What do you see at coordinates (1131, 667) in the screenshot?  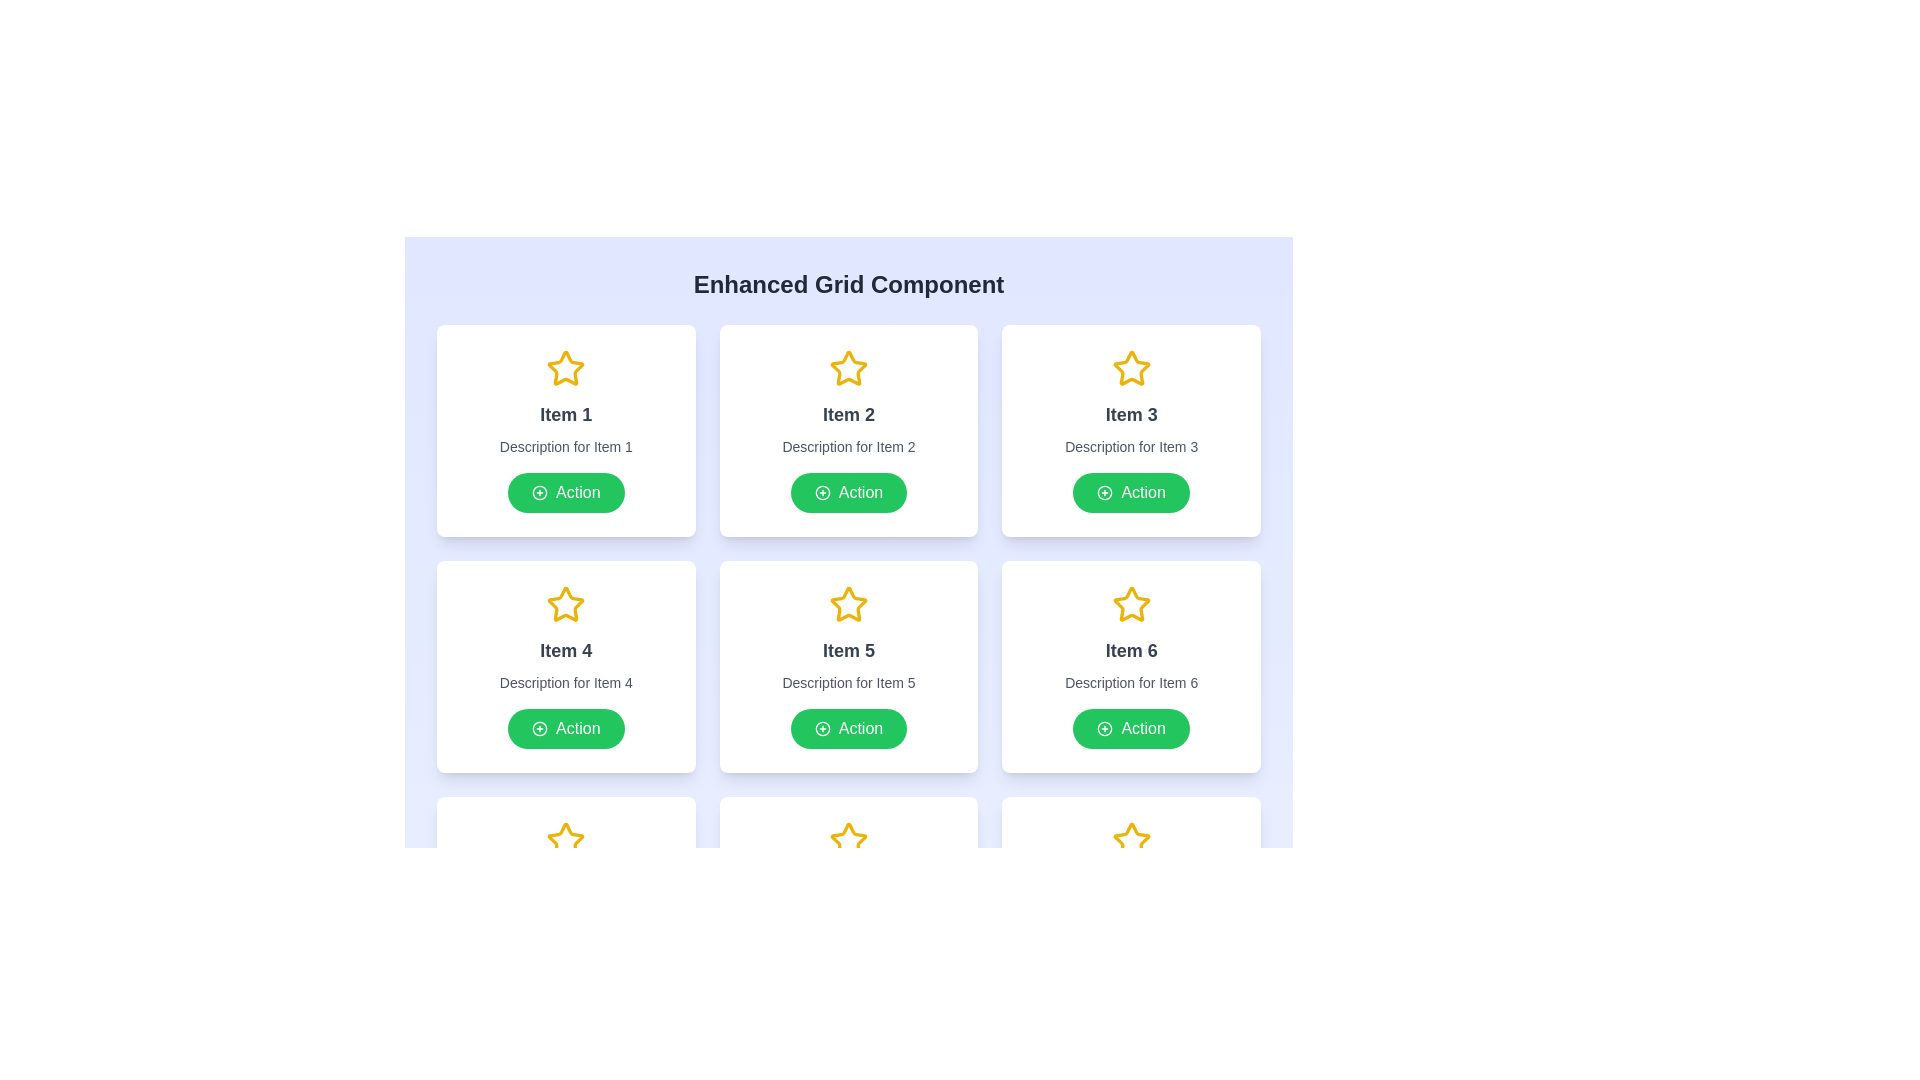 I see `the information displayed on the card labeled 'Item 6', which features a large yellow star icon, a title, and a green button at the bottom` at bounding box center [1131, 667].